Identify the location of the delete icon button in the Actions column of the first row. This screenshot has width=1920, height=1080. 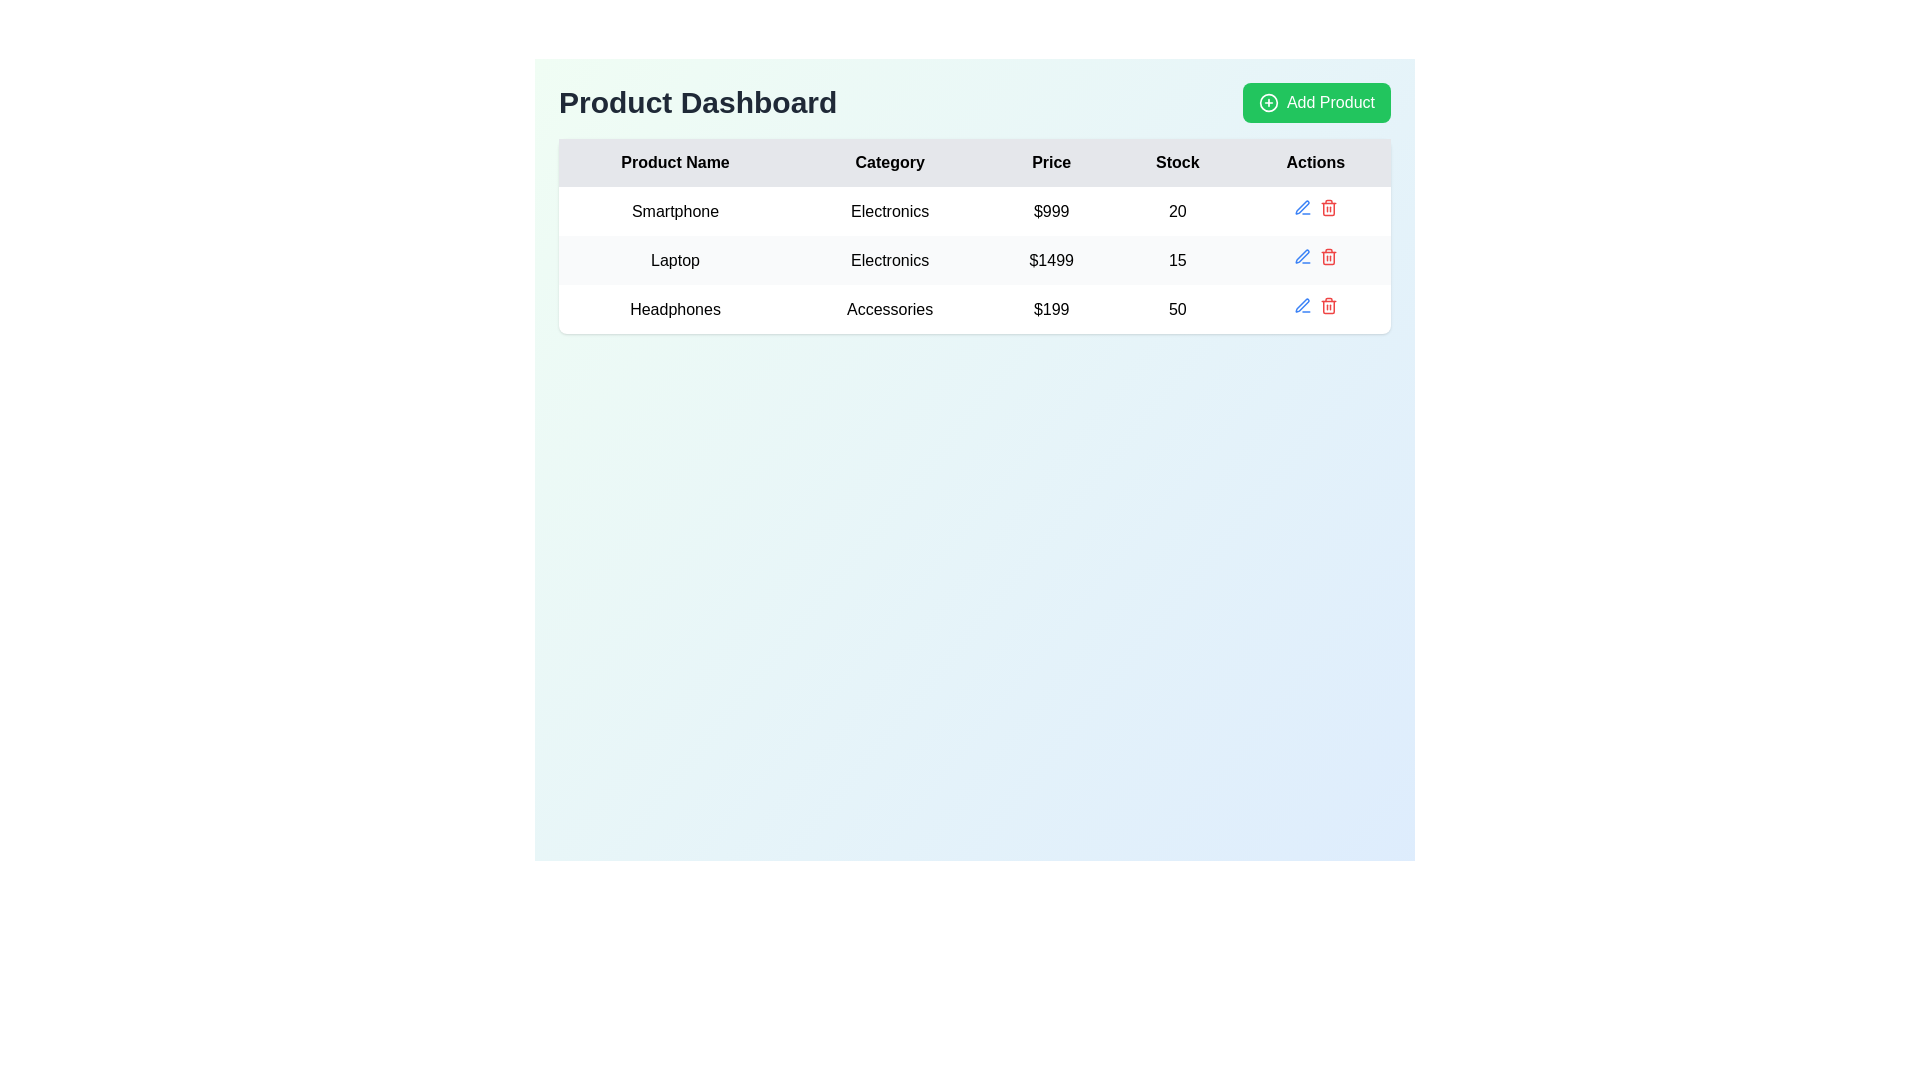
(1328, 208).